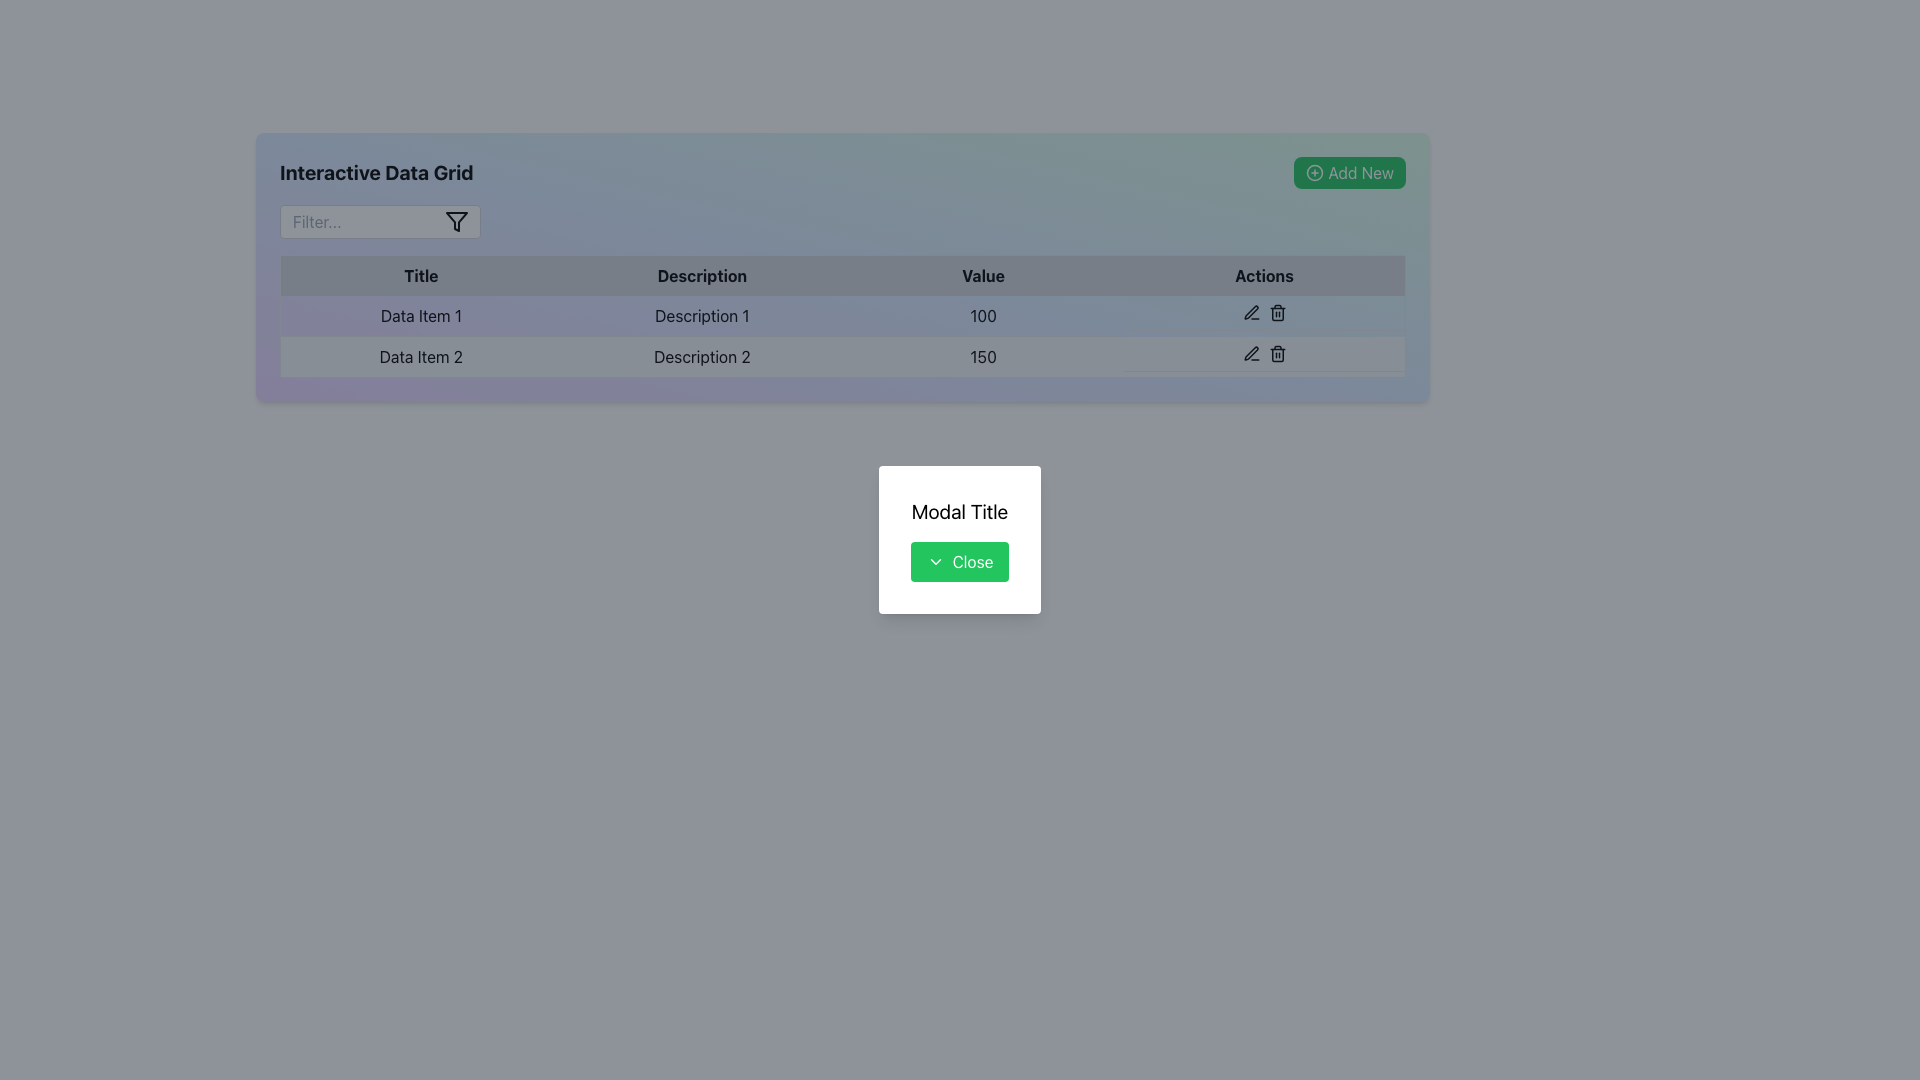  What do you see at coordinates (960, 540) in the screenshot?
I see `the 'Close' button in the modal dialog` at bounding box center [960, 540].